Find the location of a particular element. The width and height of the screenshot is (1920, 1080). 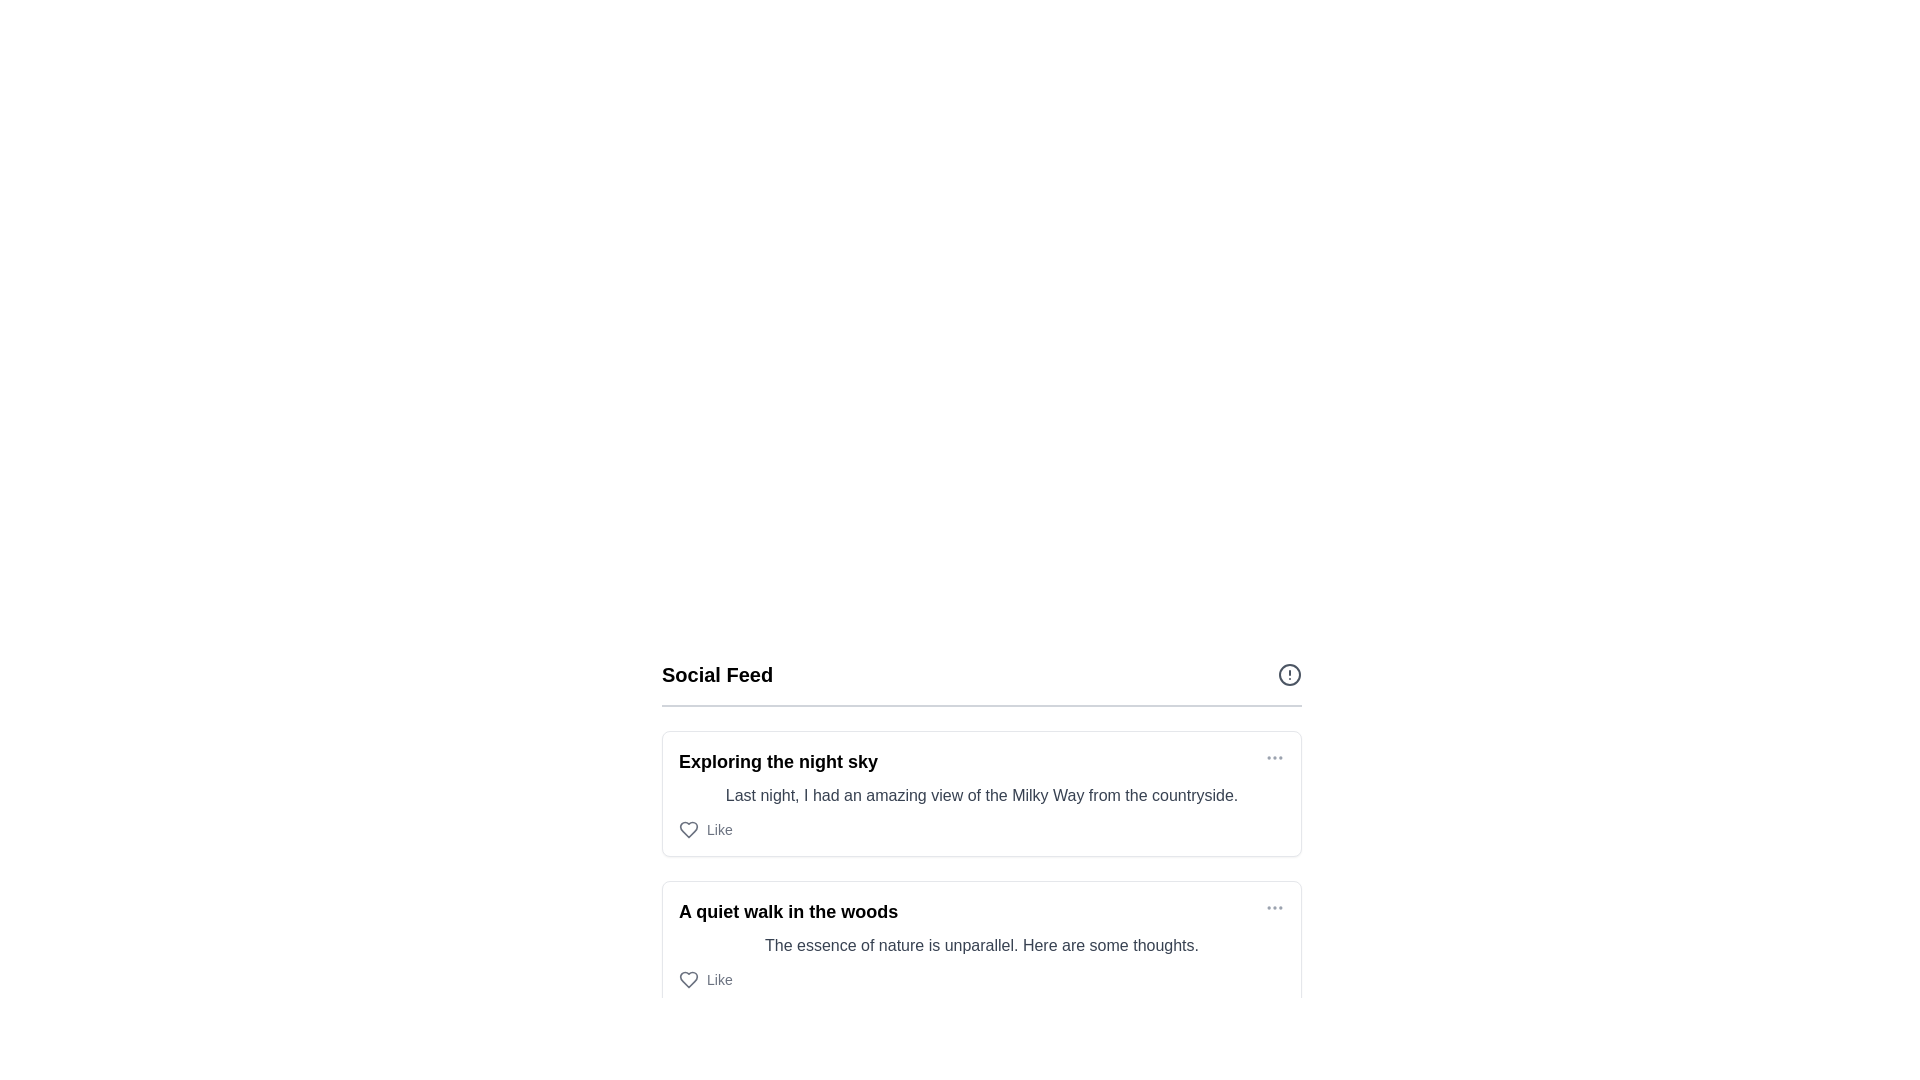

the text component styled in gray with the content: 'The essence of nature is unparallel. Here are some thoughts.' located beneath the header 'A quiet walk in the woods' is located at coordinates (982, 945).